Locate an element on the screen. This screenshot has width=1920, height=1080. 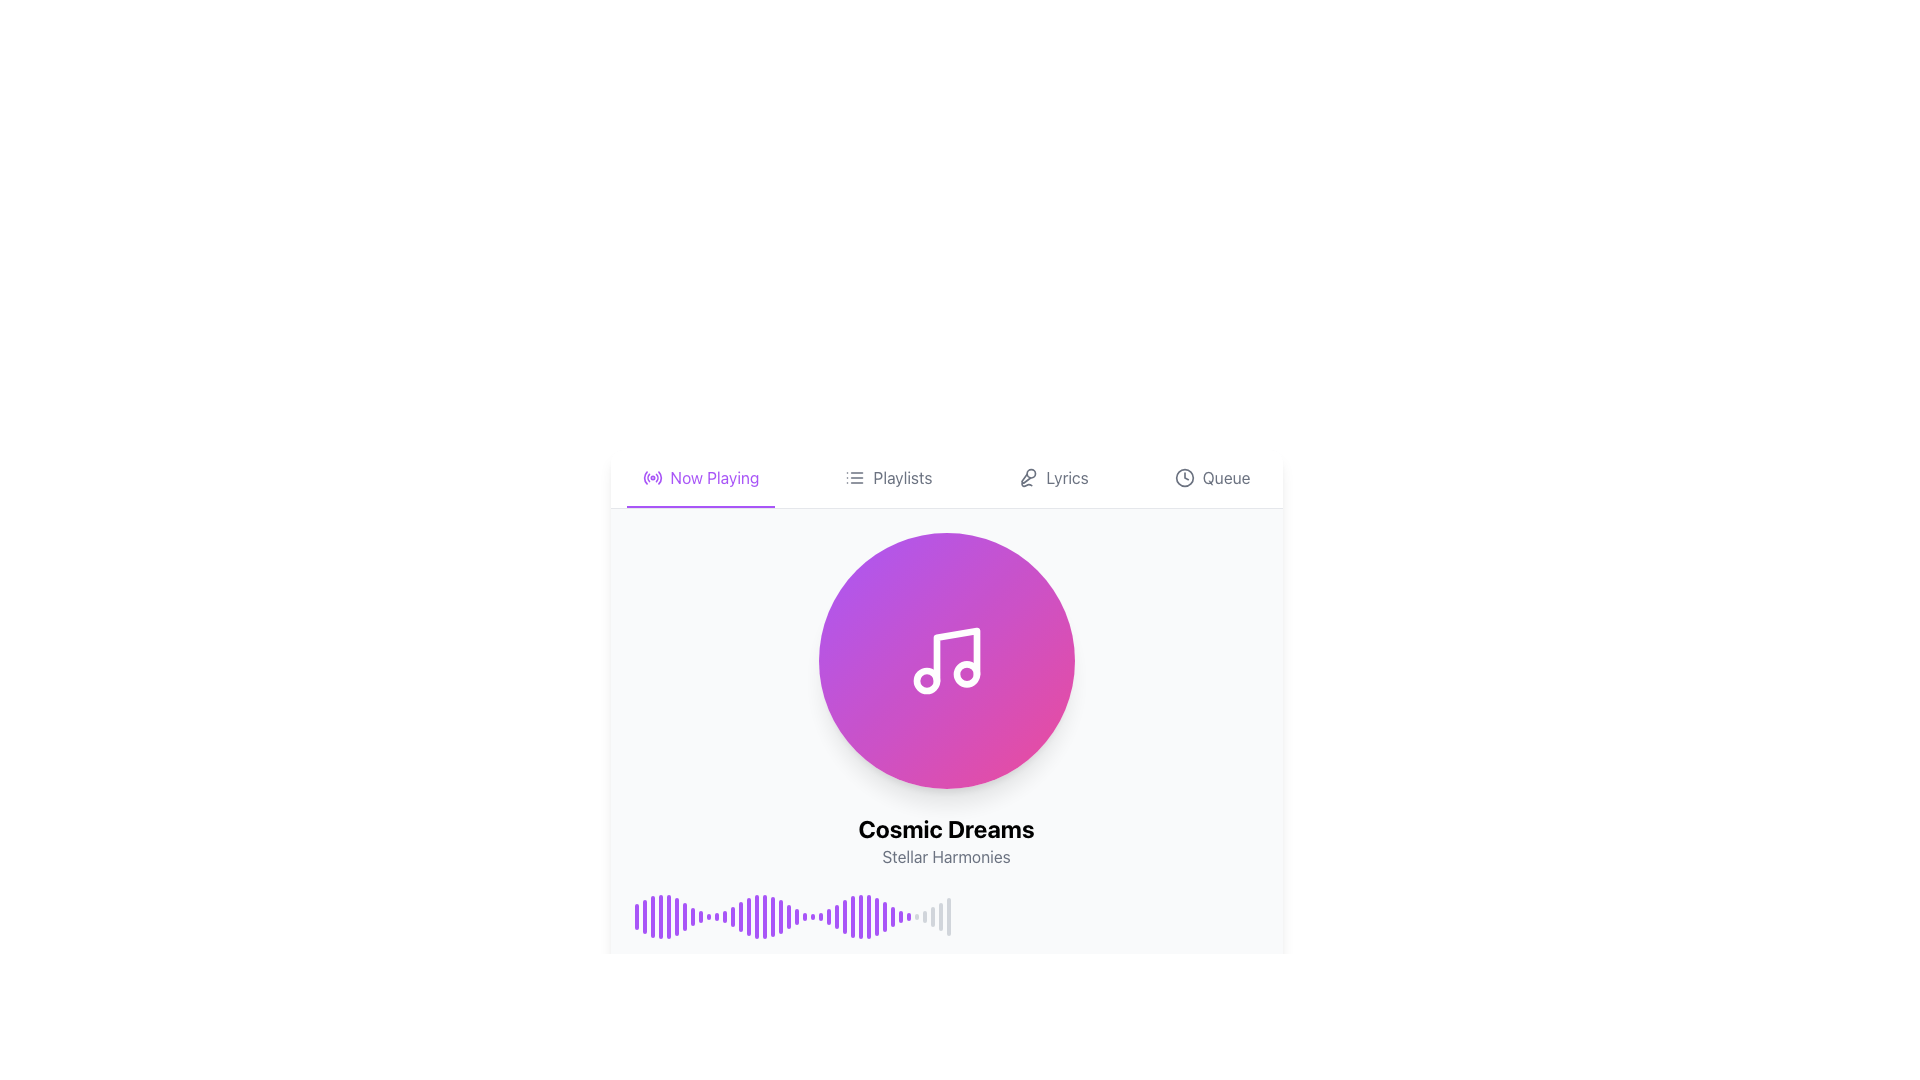
the eighth purple vertical bar with rounded tops and bottoms in the waveform structure located beneath the 'Cosmic Dreams' icon is located at coordinates (692, 917).